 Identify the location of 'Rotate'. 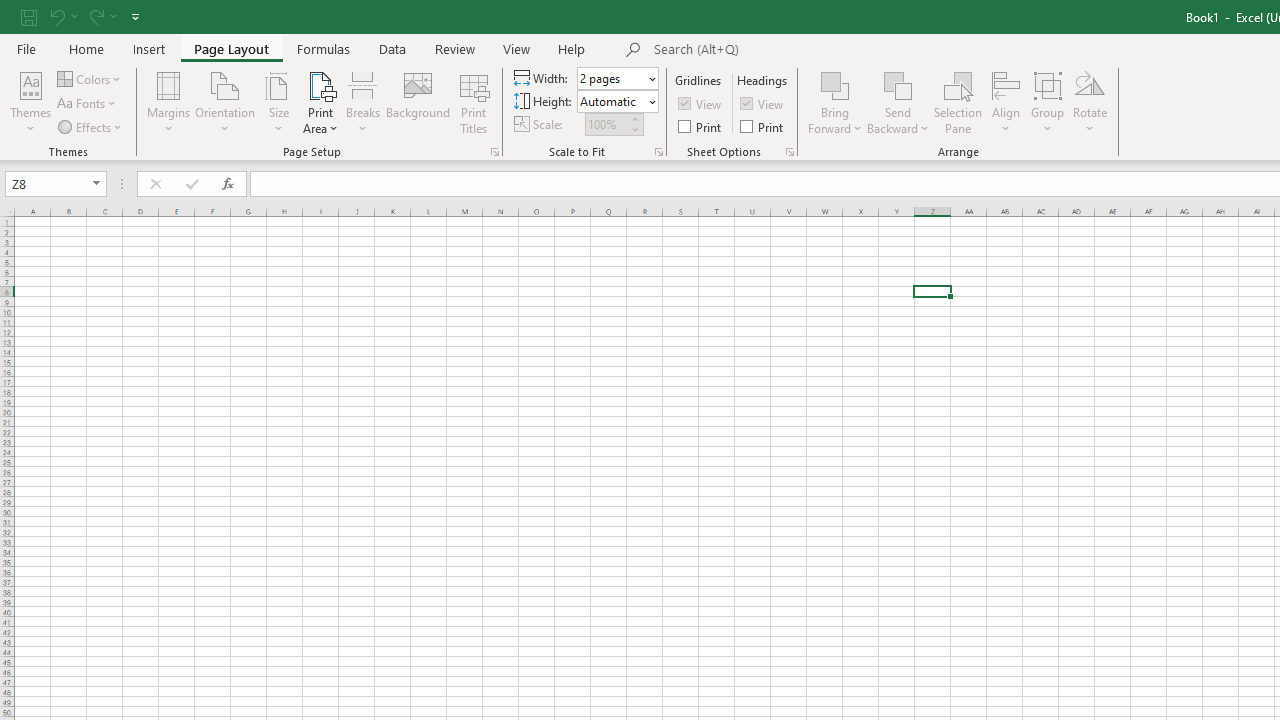
(1088, 103).